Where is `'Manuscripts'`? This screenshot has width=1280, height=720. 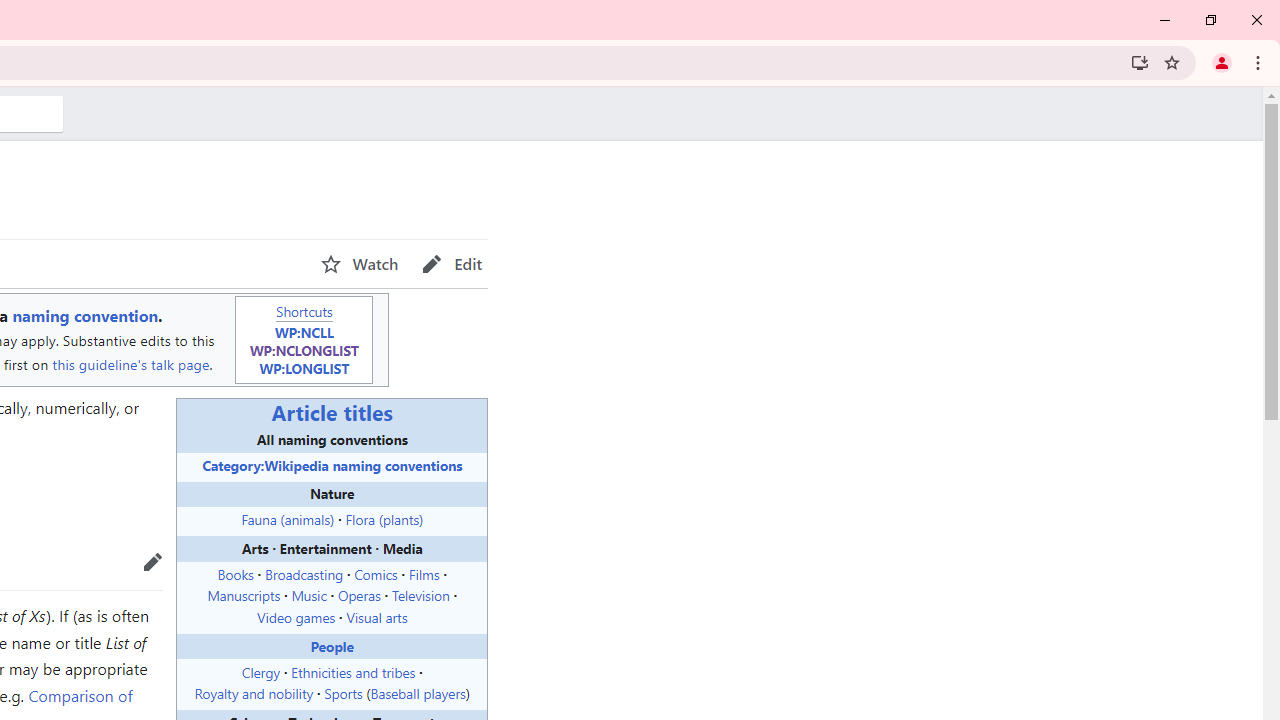
'Manuscripts' is located at coordinates (243, 594).